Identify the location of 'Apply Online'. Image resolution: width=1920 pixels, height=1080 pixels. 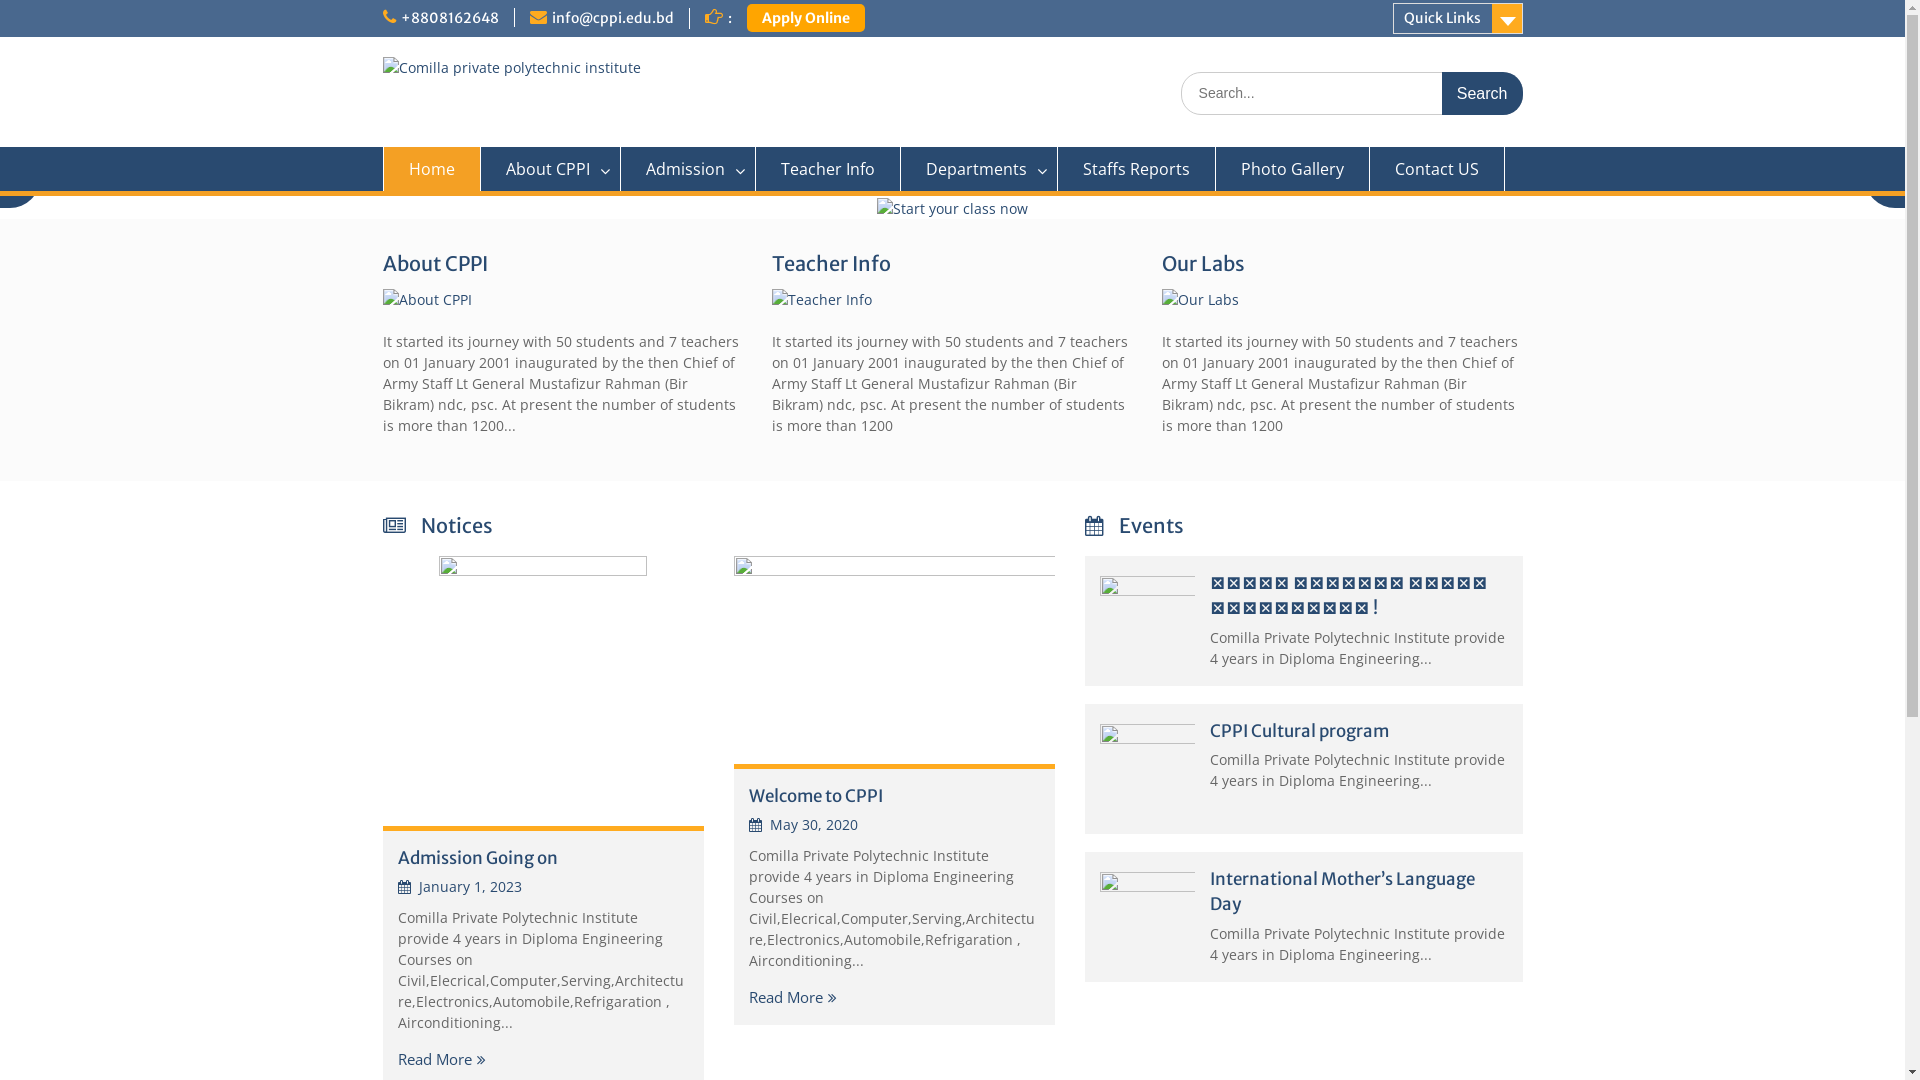
(805, 18).